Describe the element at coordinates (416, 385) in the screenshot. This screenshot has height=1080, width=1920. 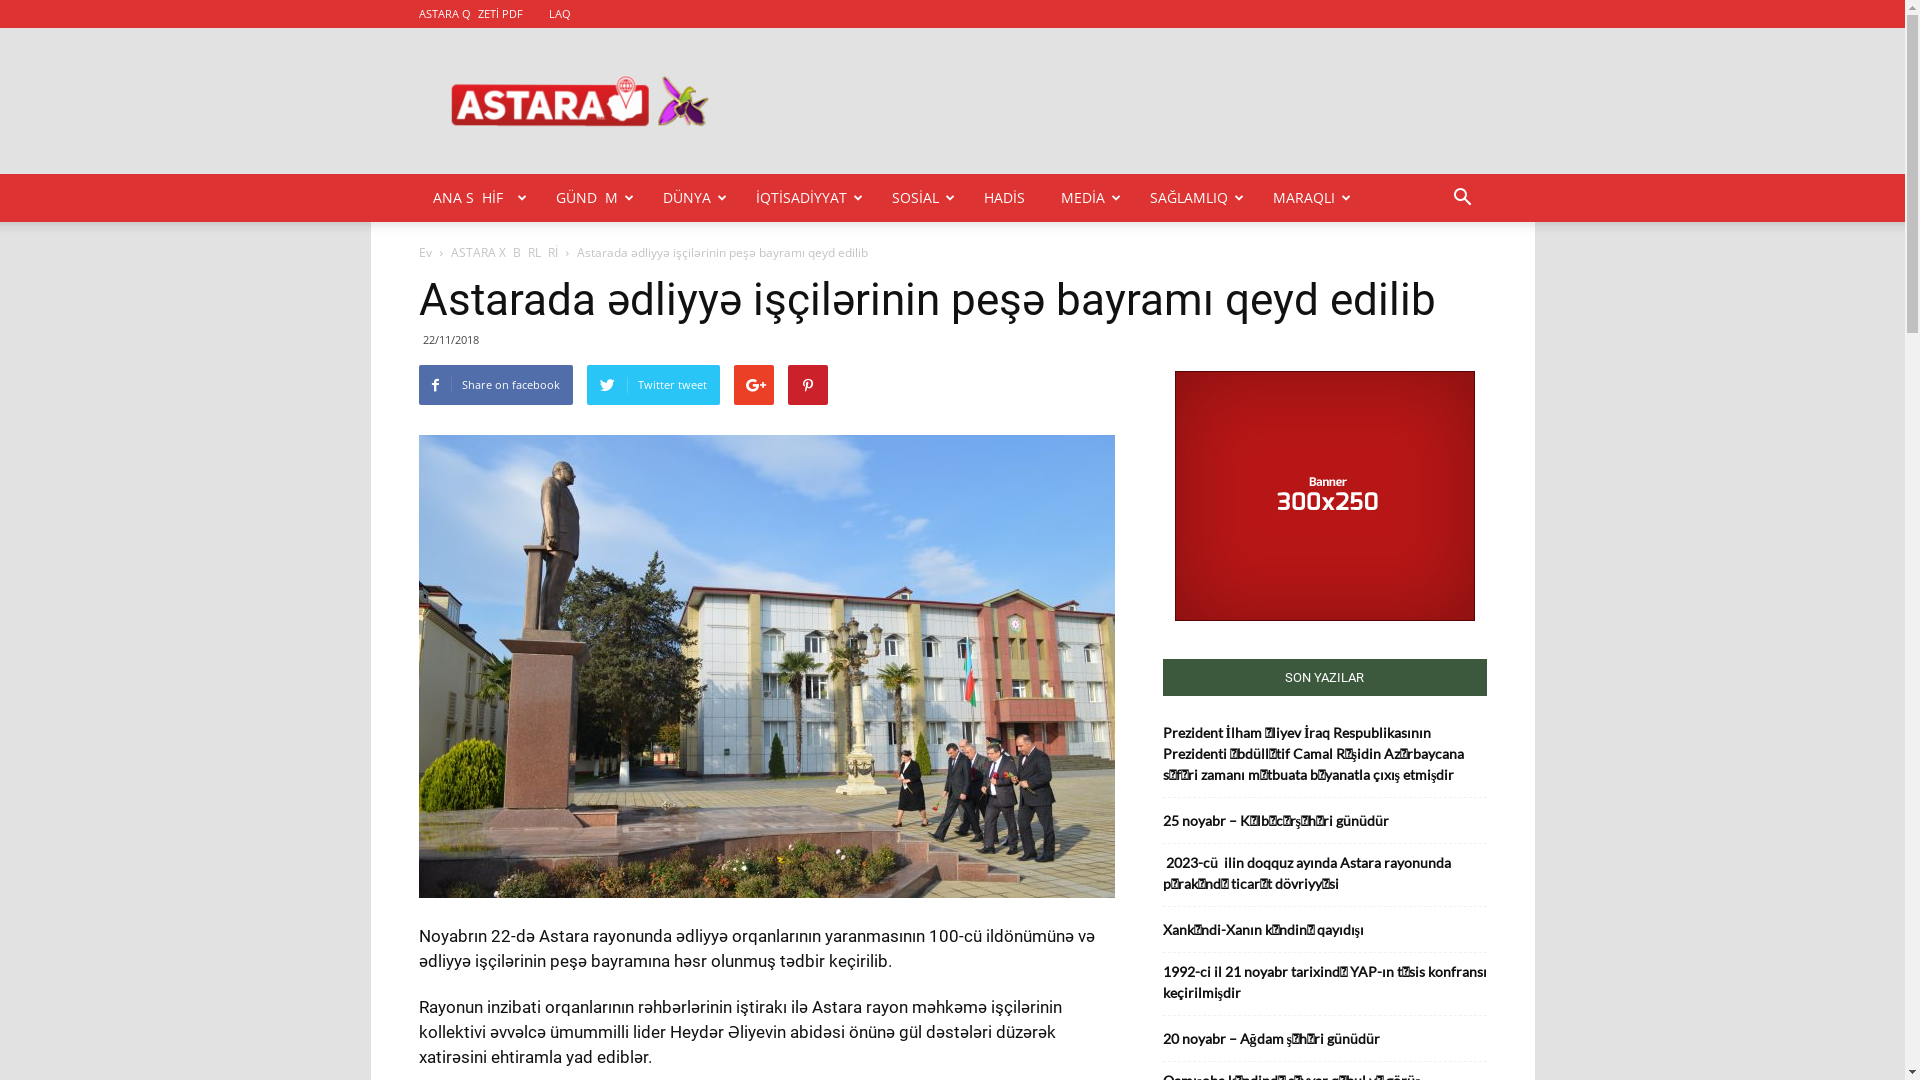
I see `'Share on facebook'` at that location.